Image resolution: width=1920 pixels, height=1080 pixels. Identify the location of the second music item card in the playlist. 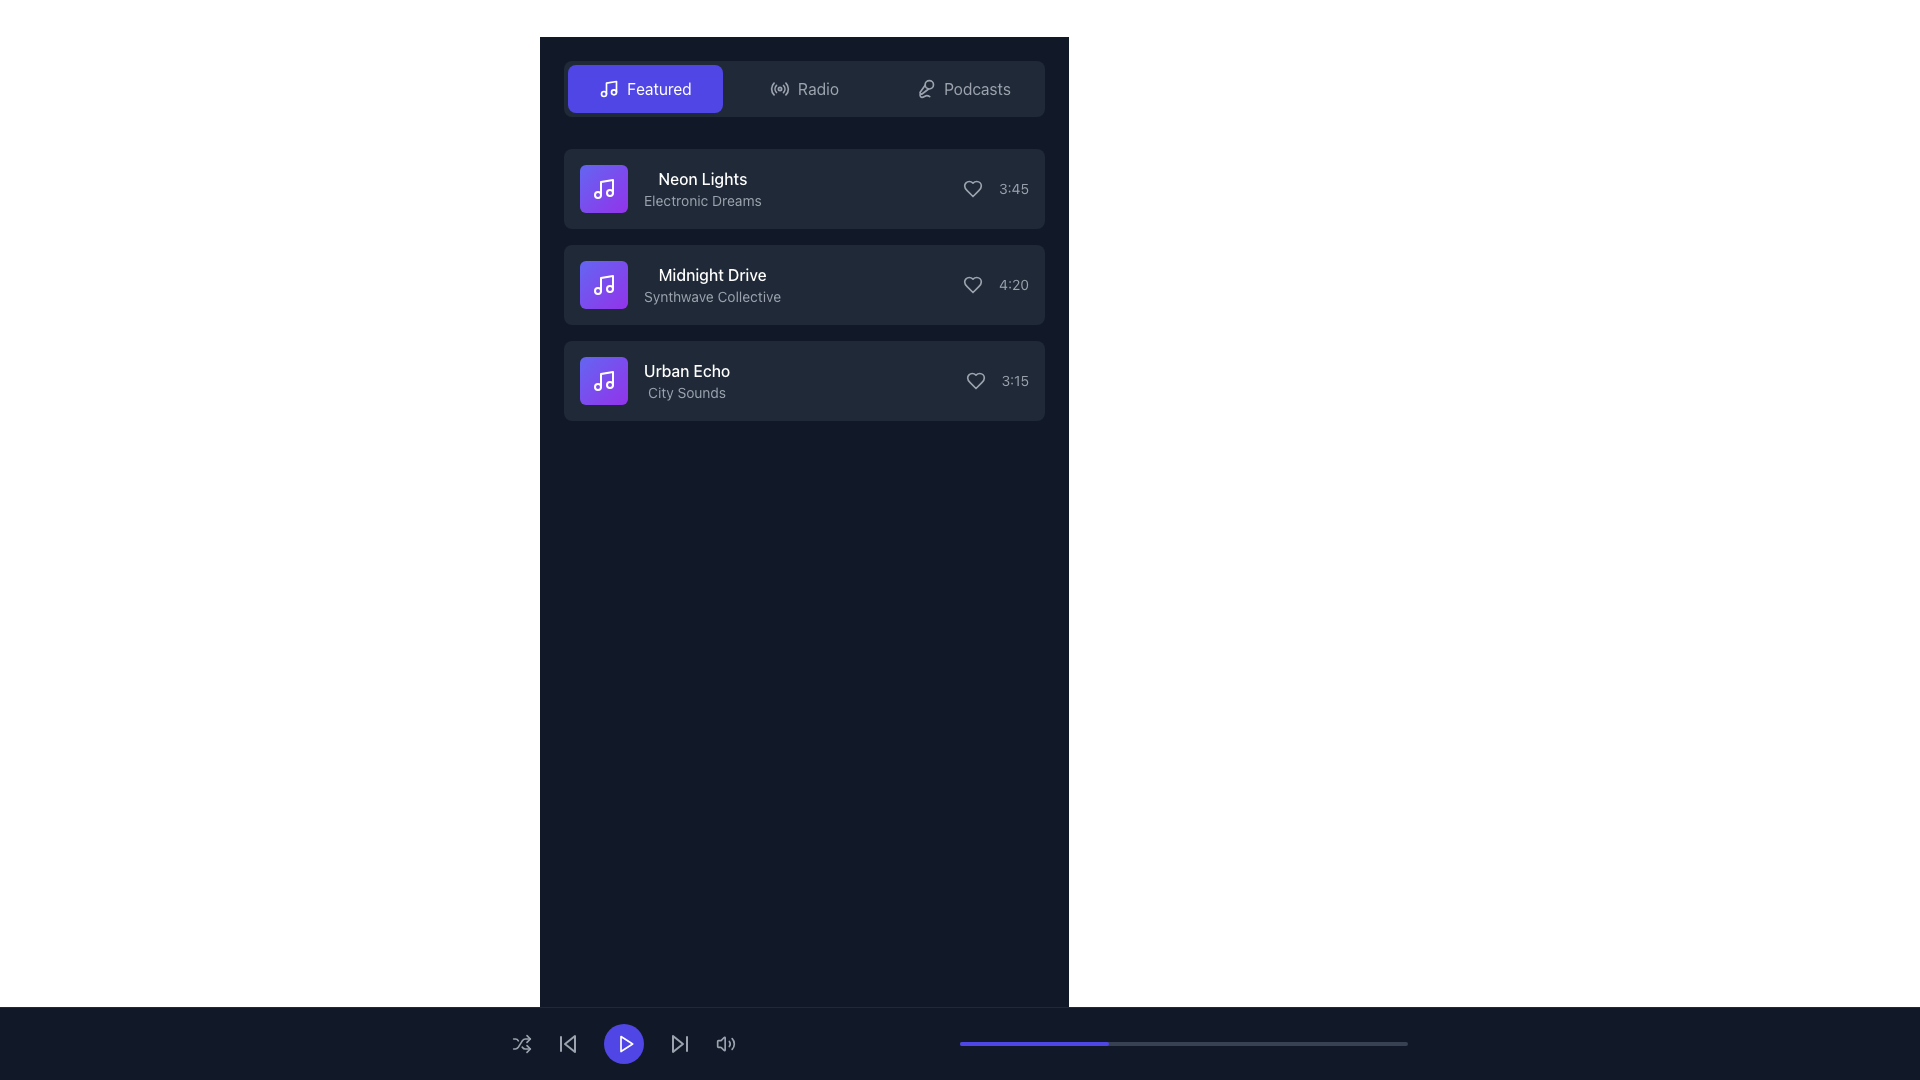
(804, 285).